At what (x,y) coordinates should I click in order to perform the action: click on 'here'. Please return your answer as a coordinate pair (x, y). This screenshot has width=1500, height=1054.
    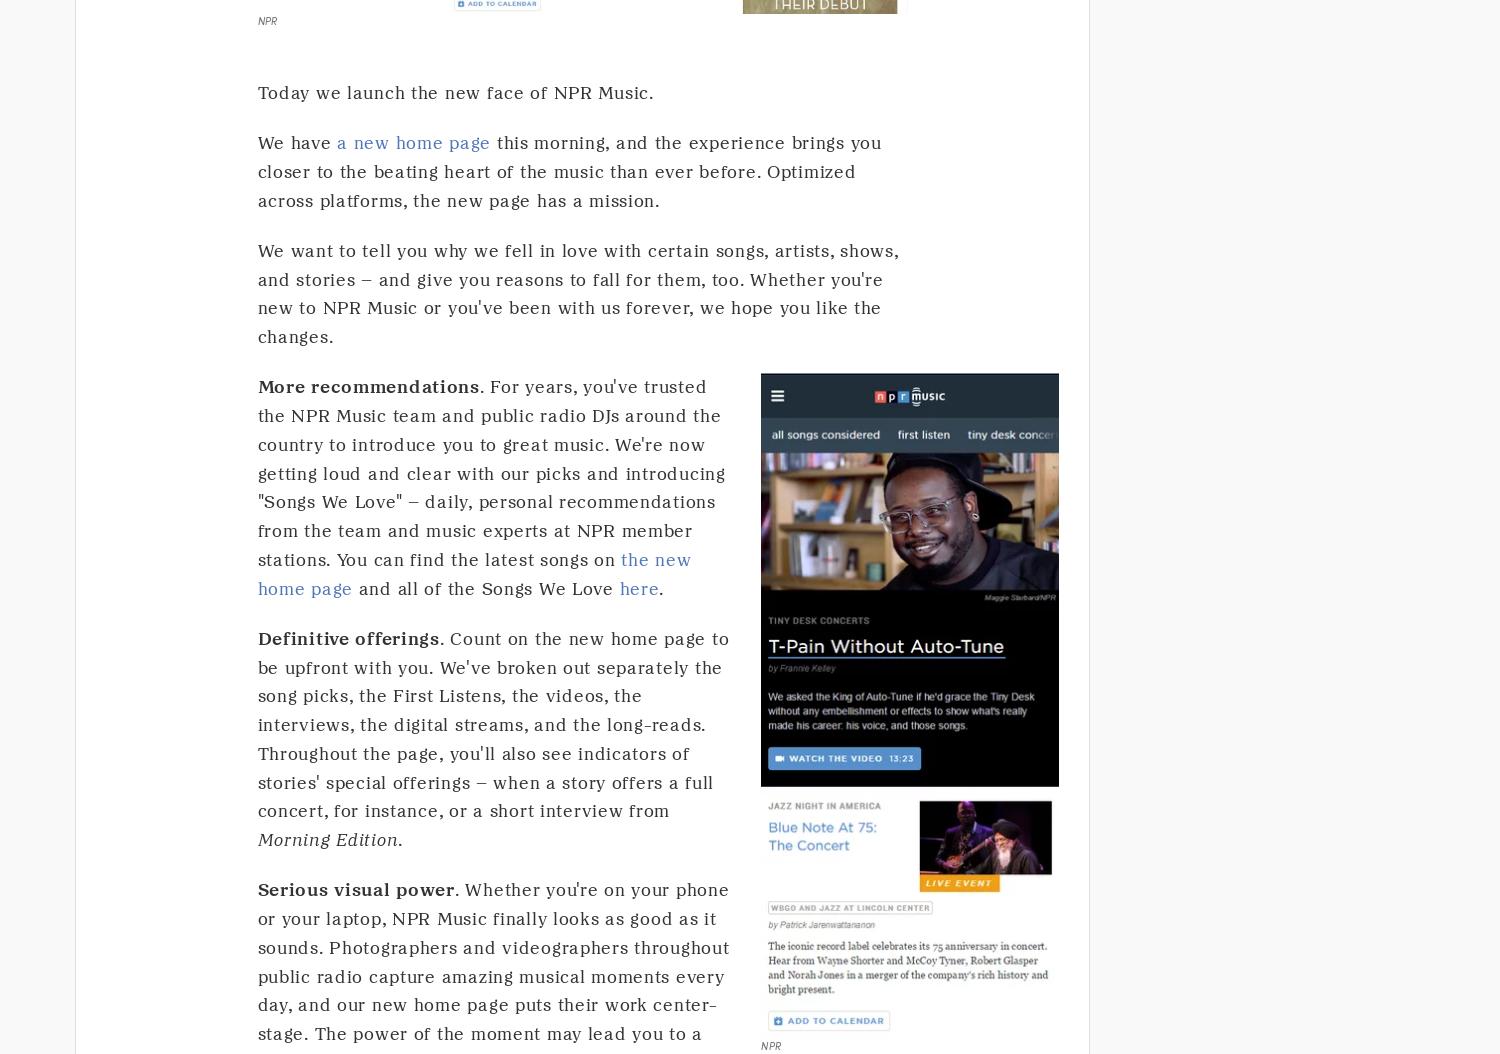
    Looking at the image, I should click on (639, 587).